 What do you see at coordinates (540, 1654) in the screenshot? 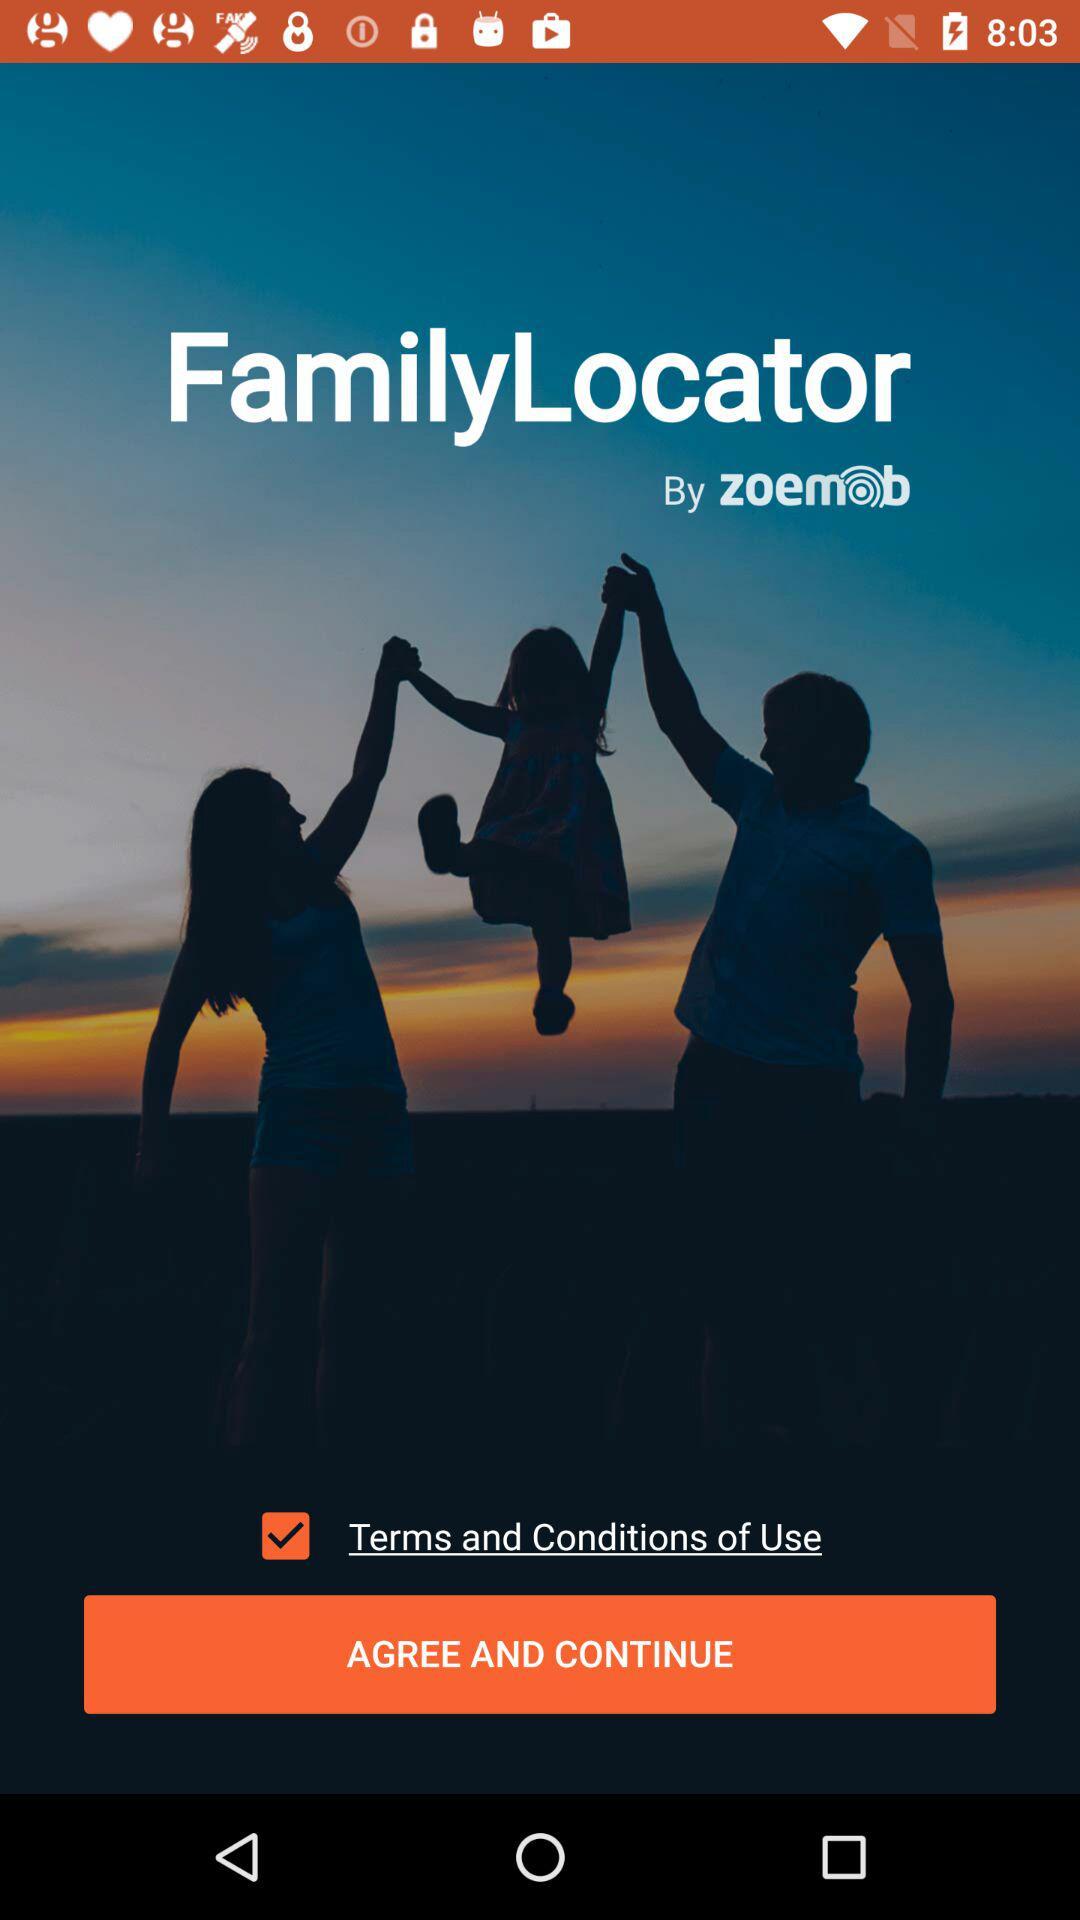
I see `agree and continue item` at bounding box center [540, 1654].